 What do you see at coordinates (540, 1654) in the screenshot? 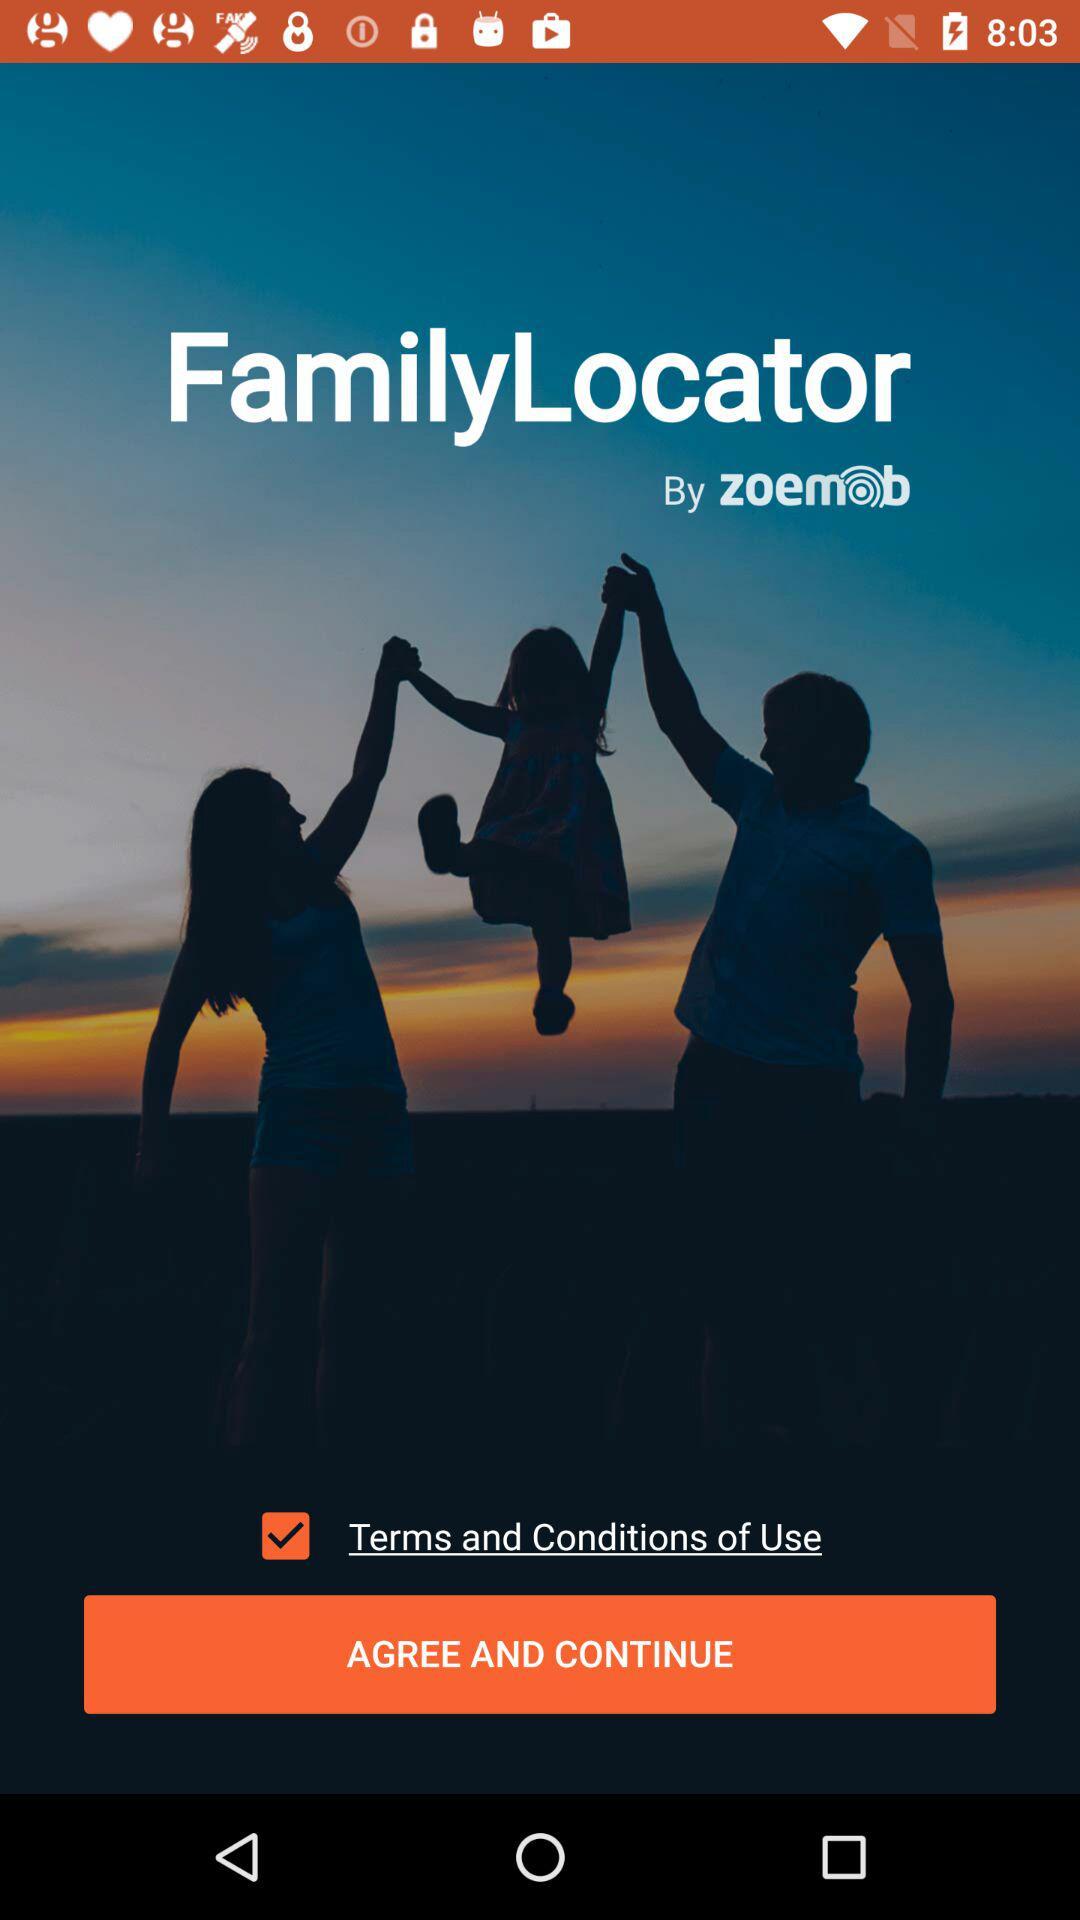
I see `agree and continue item` at bounding box center [540, 1654].